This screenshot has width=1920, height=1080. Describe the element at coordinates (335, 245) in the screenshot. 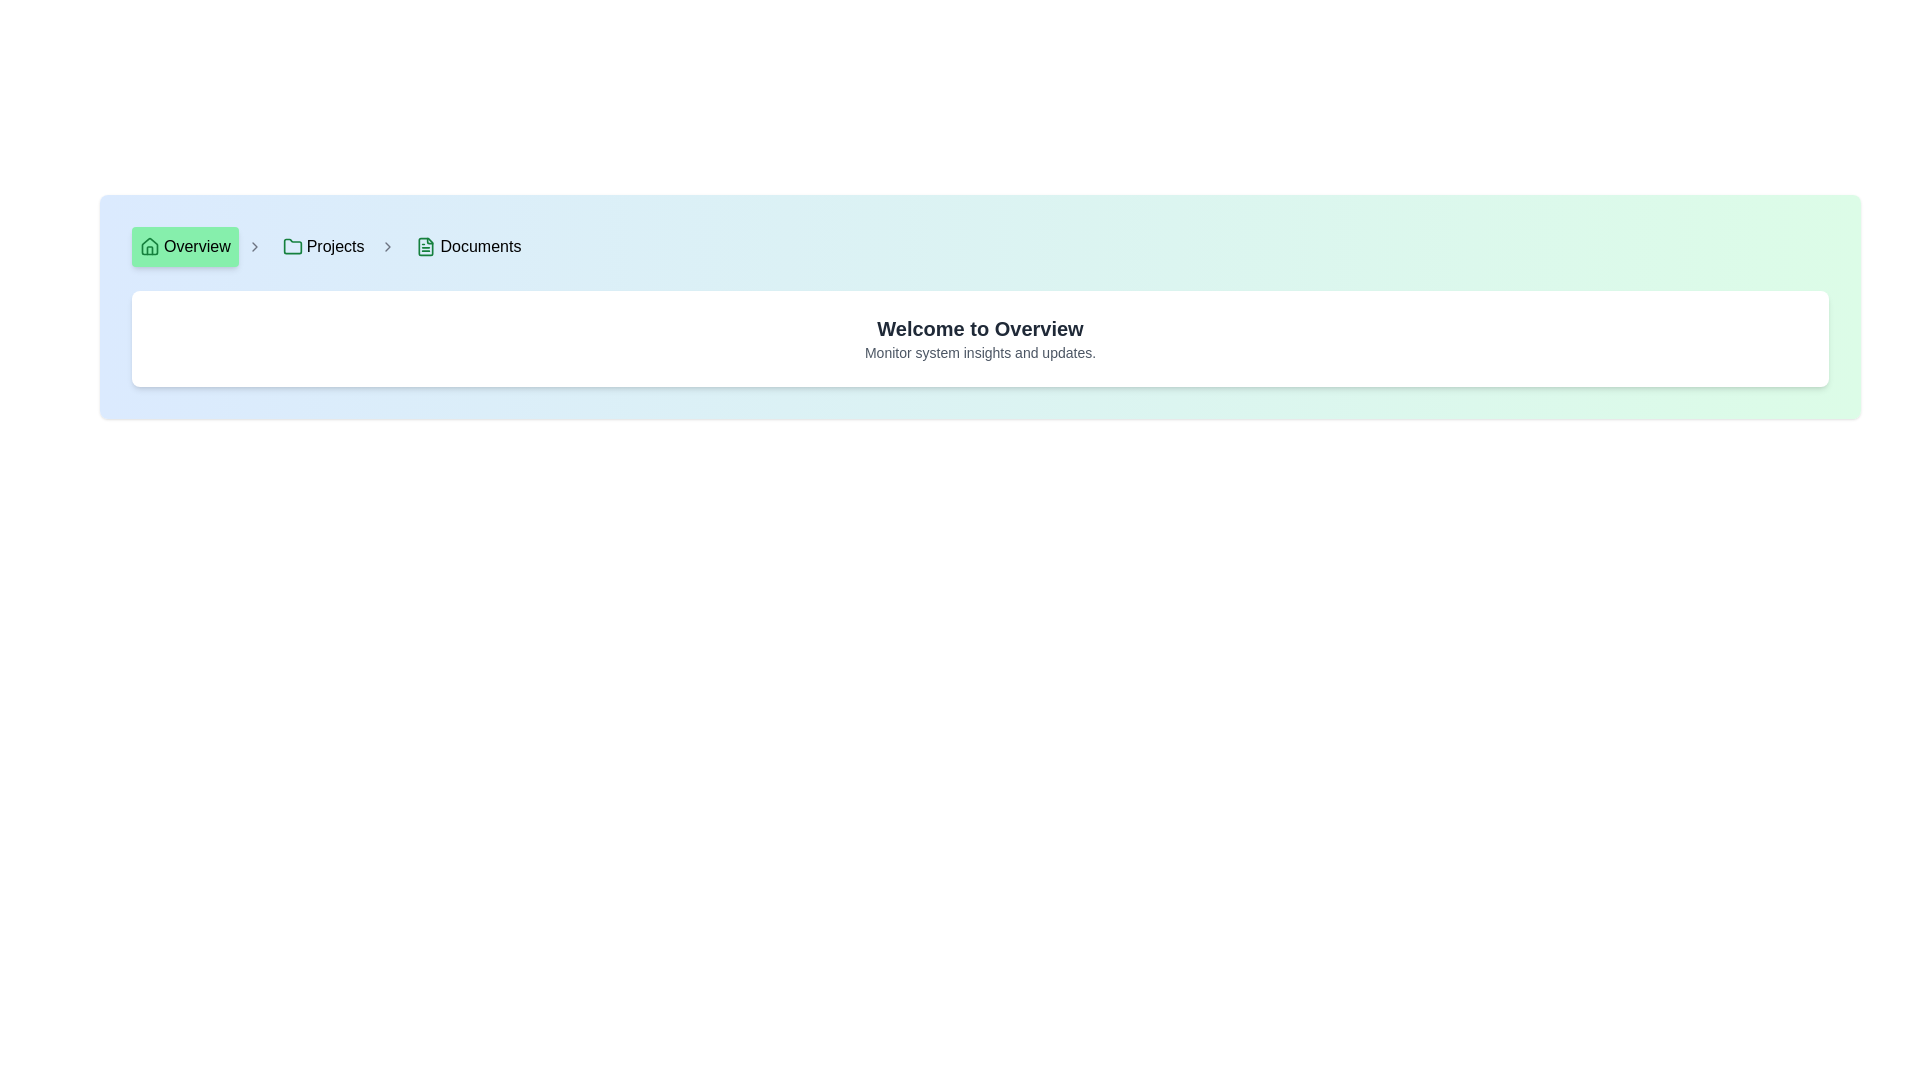

I see `the 'Projects' breadcrumb link, which features a green folder icon and black text, located as the second item in the breadcrumb navigation bar` at that location.